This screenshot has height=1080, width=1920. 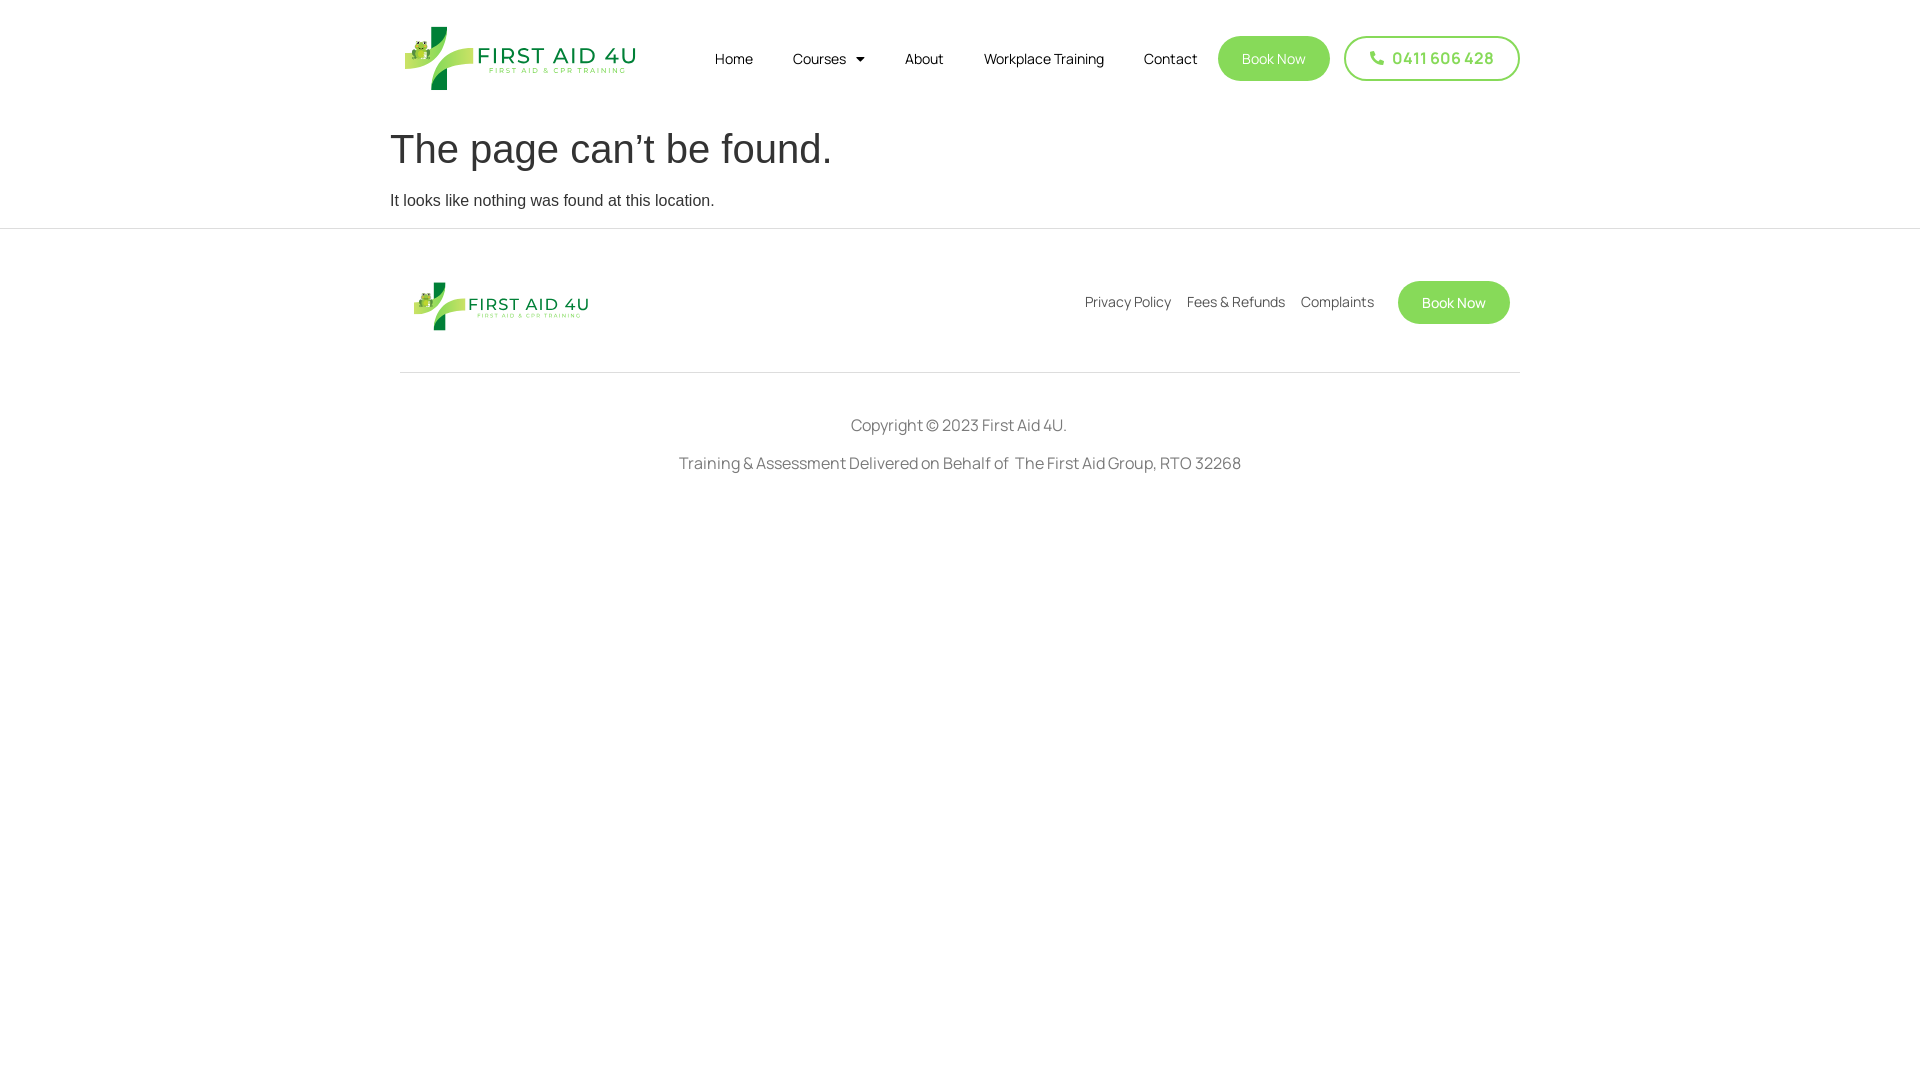 What do you see at coordinates (1337, 301) in the screenshot?
I see `'Complaints'` at bounding box center [1337, 301].